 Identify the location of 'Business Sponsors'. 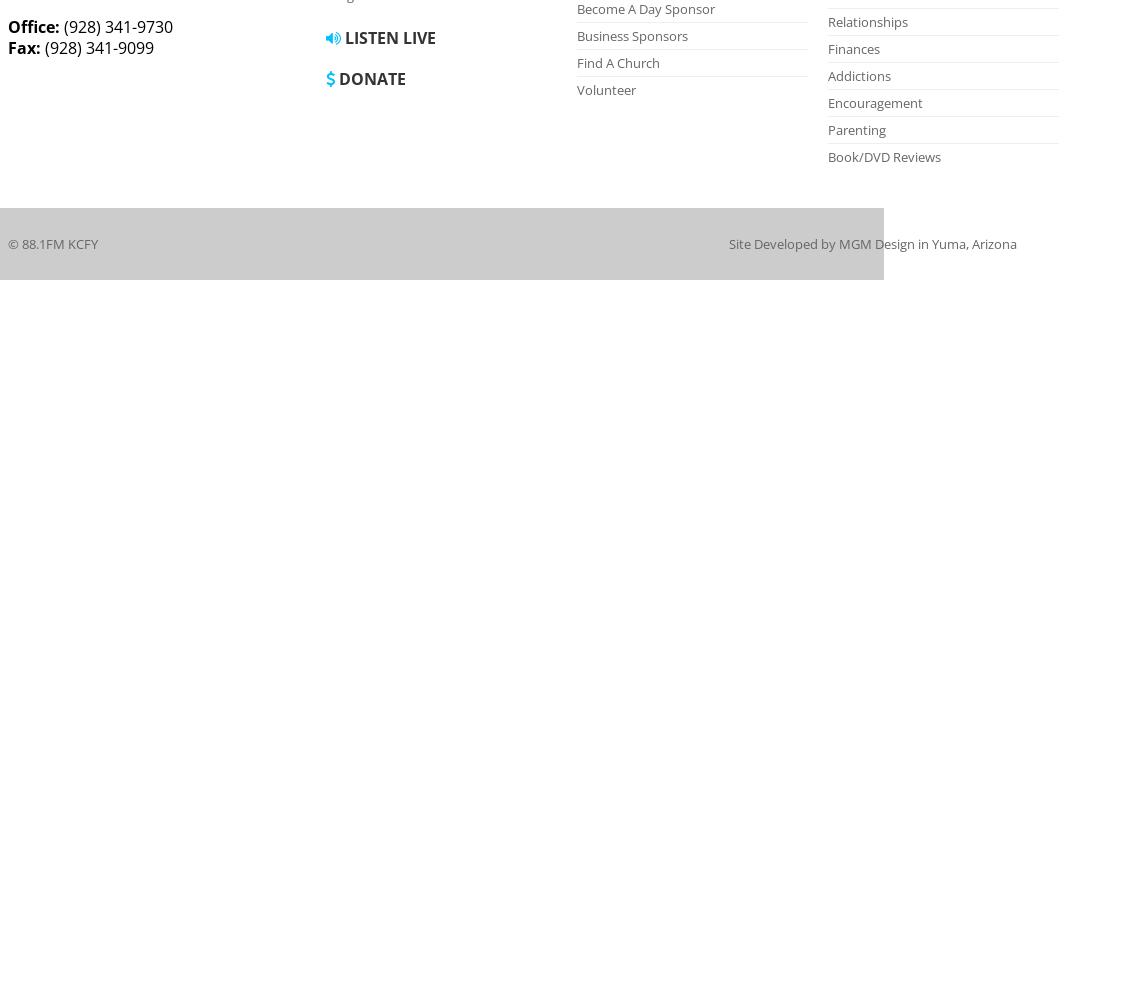
(631, 36).